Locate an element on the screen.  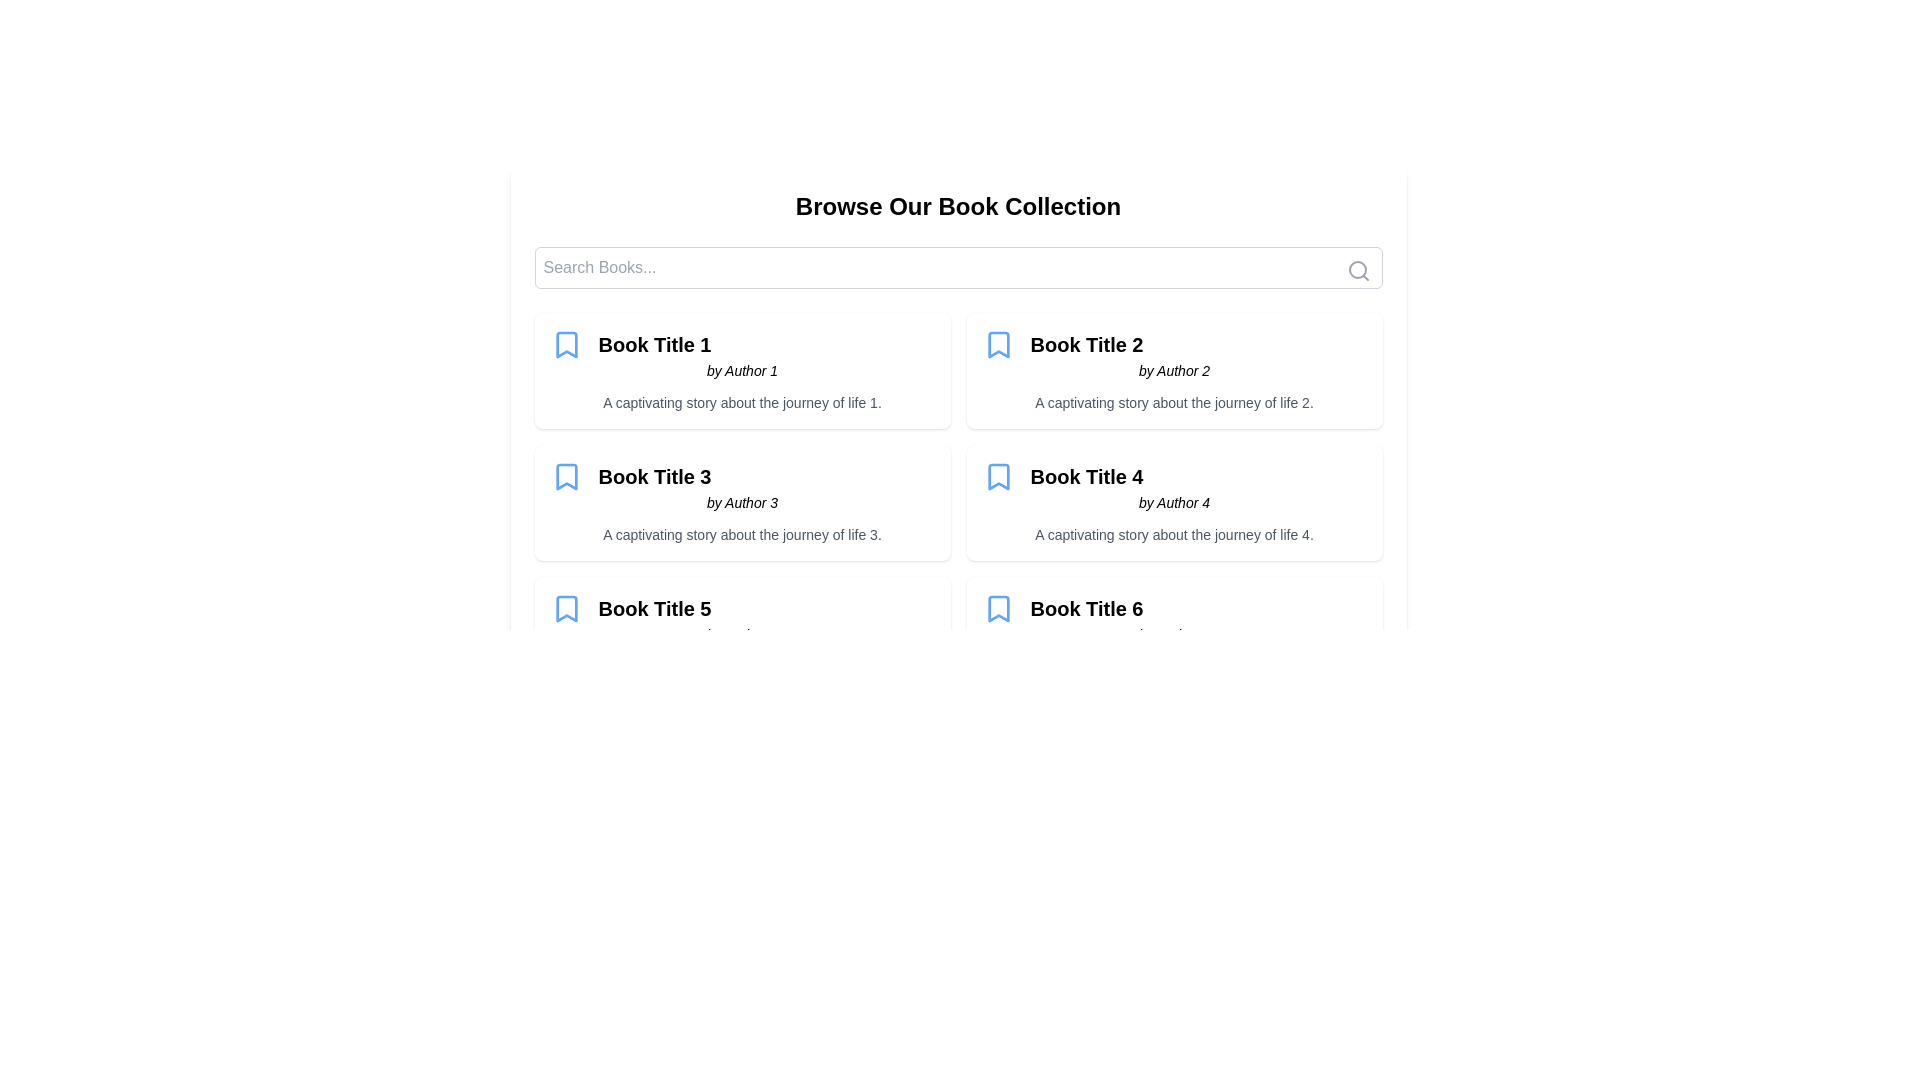
text label displaying 'by Author 2' which is styled in italic and located below the main title 'Book Title 2' is located at coordinates (1174, 370).